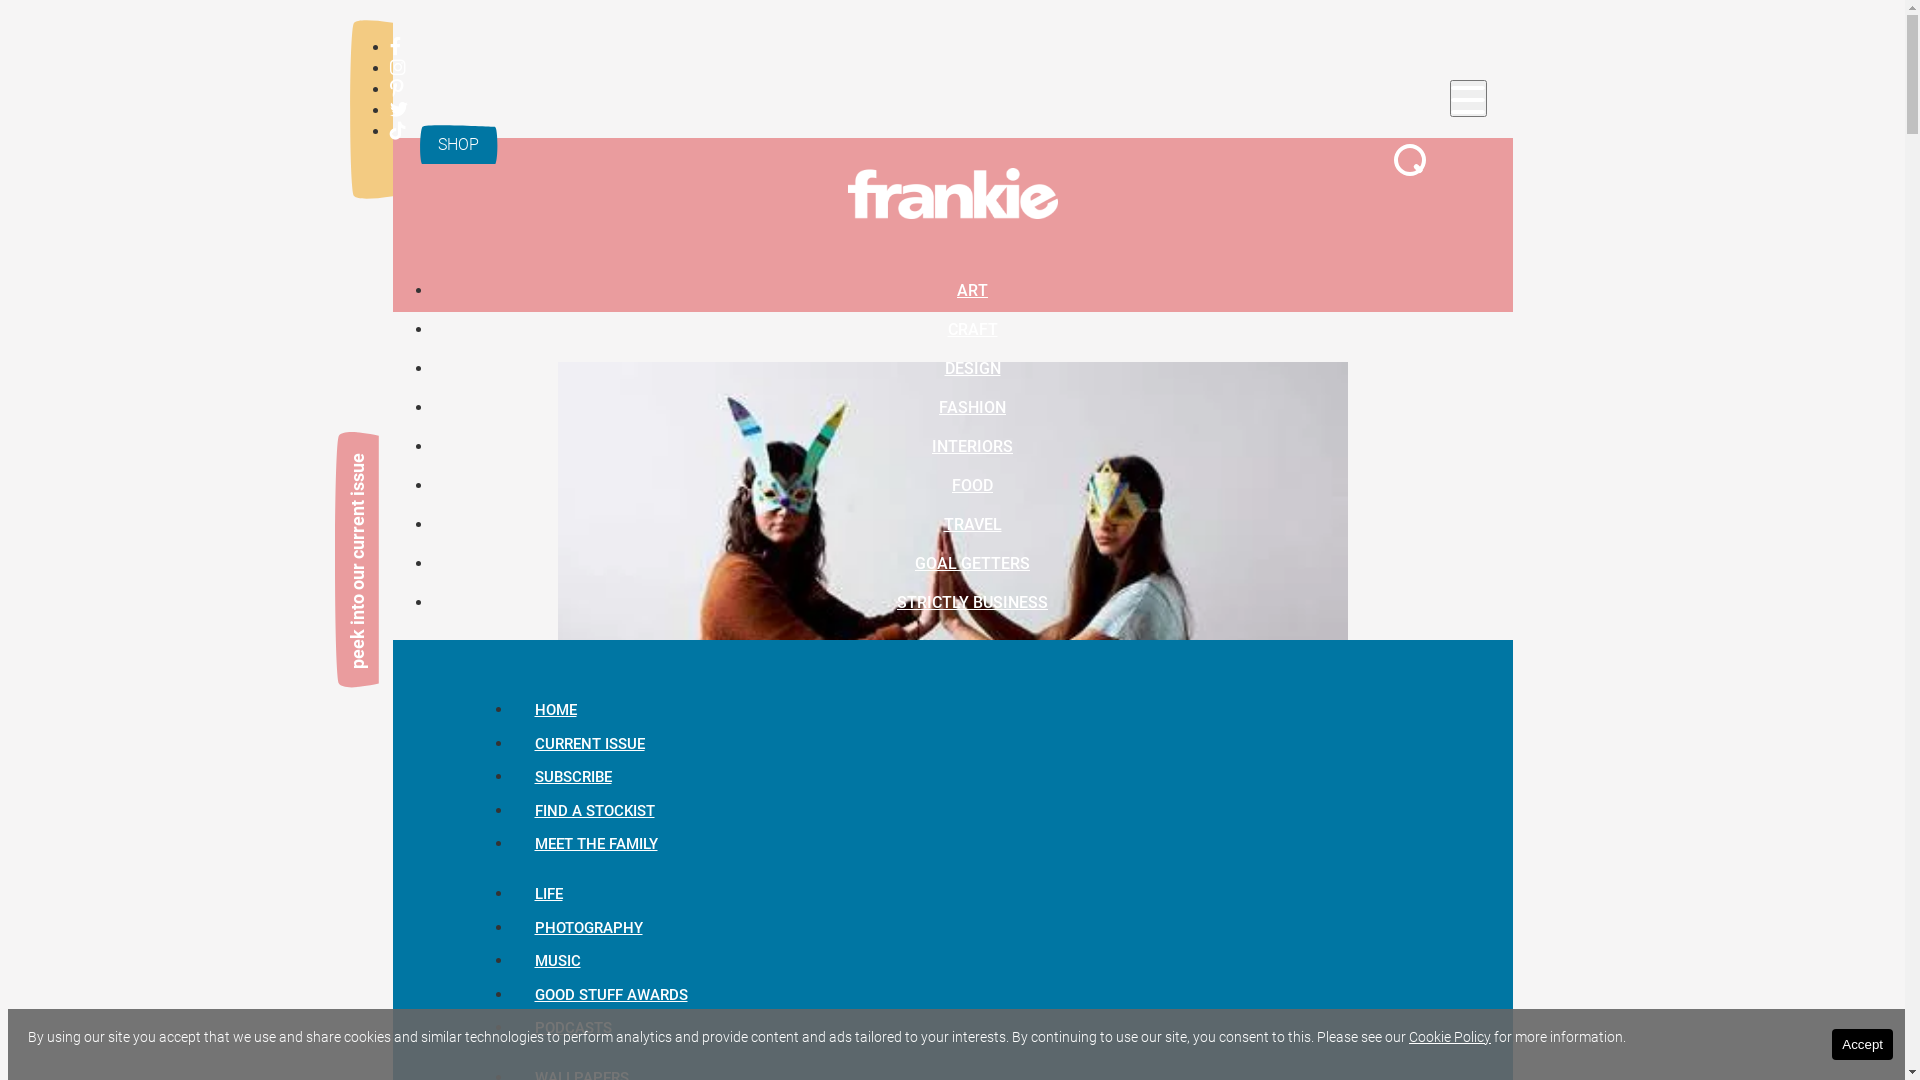  What do you see at coordinates (772, 999) in the screenshot?
I see `'splendour in the craft'` at bounding box center [772, 999].